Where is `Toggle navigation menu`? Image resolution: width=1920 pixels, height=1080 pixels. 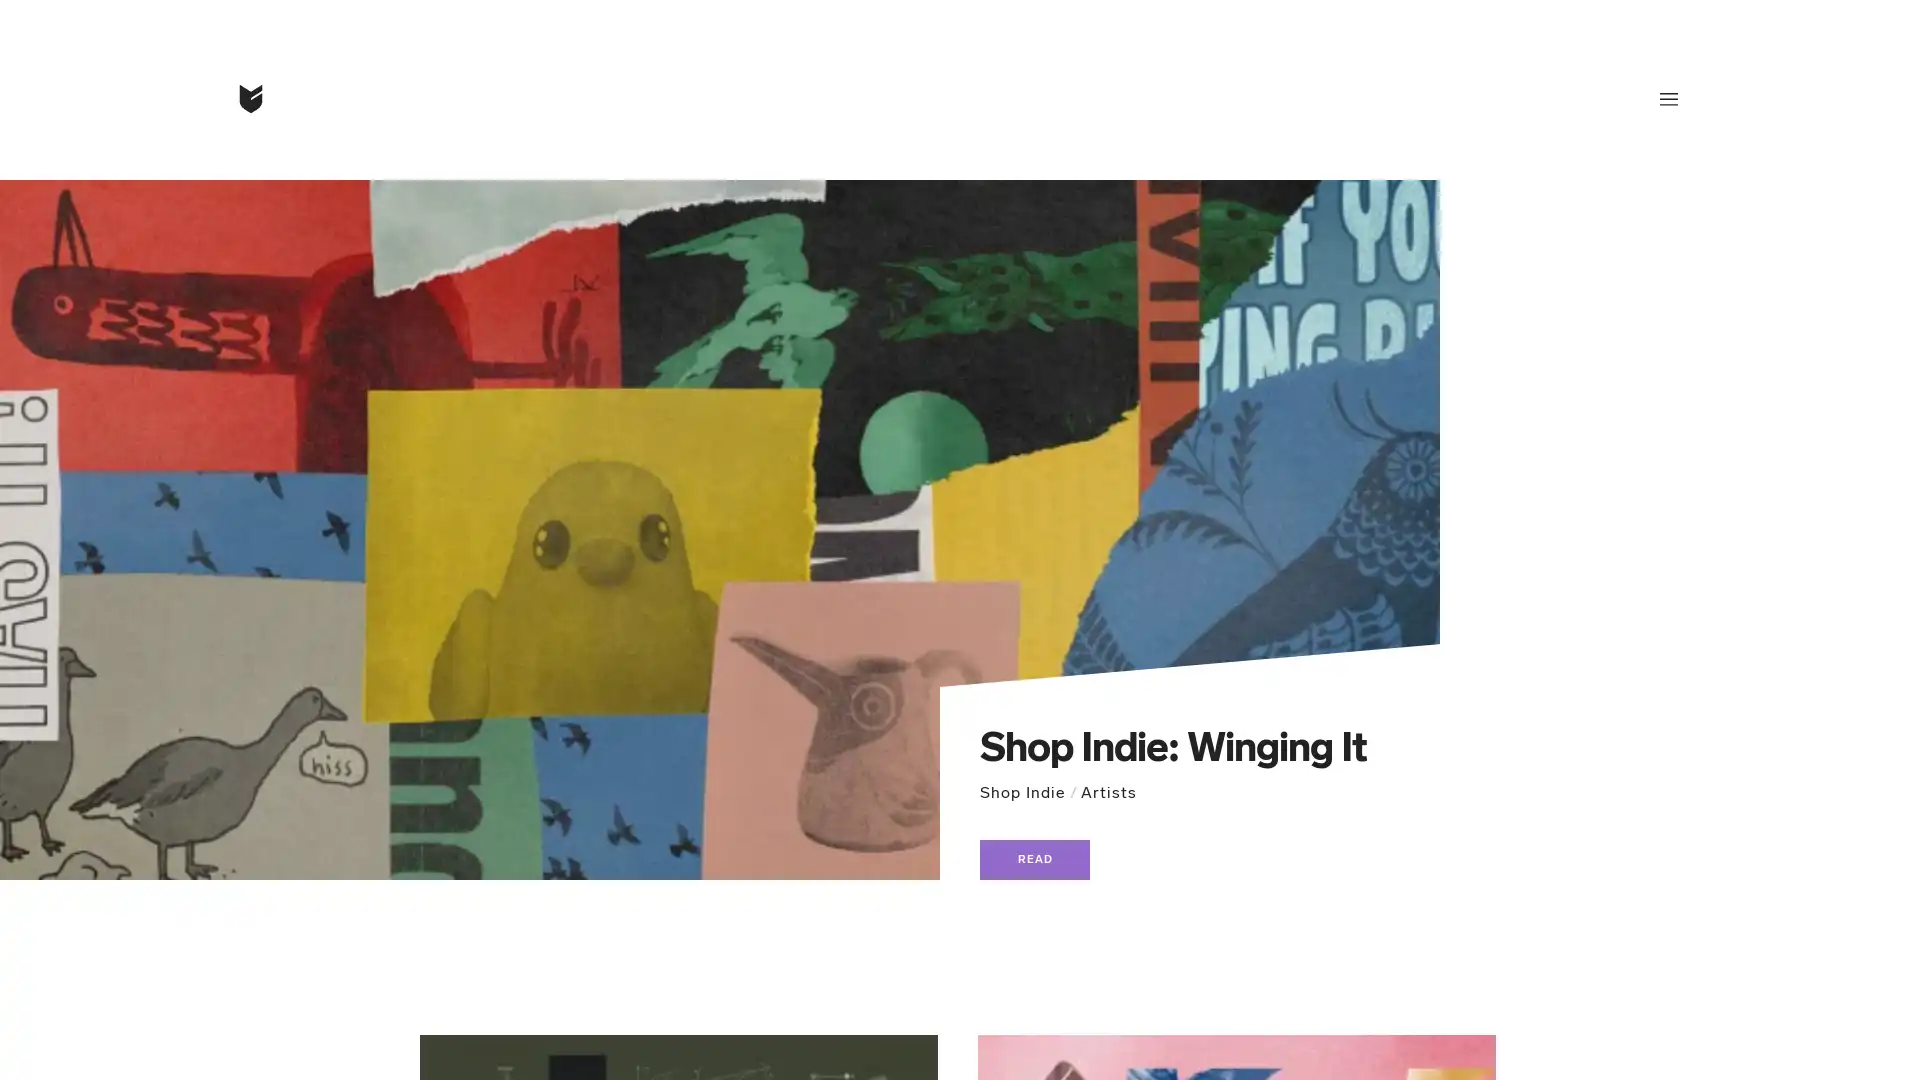
Toggle navigation menu is located at coordinates (1669, 99).